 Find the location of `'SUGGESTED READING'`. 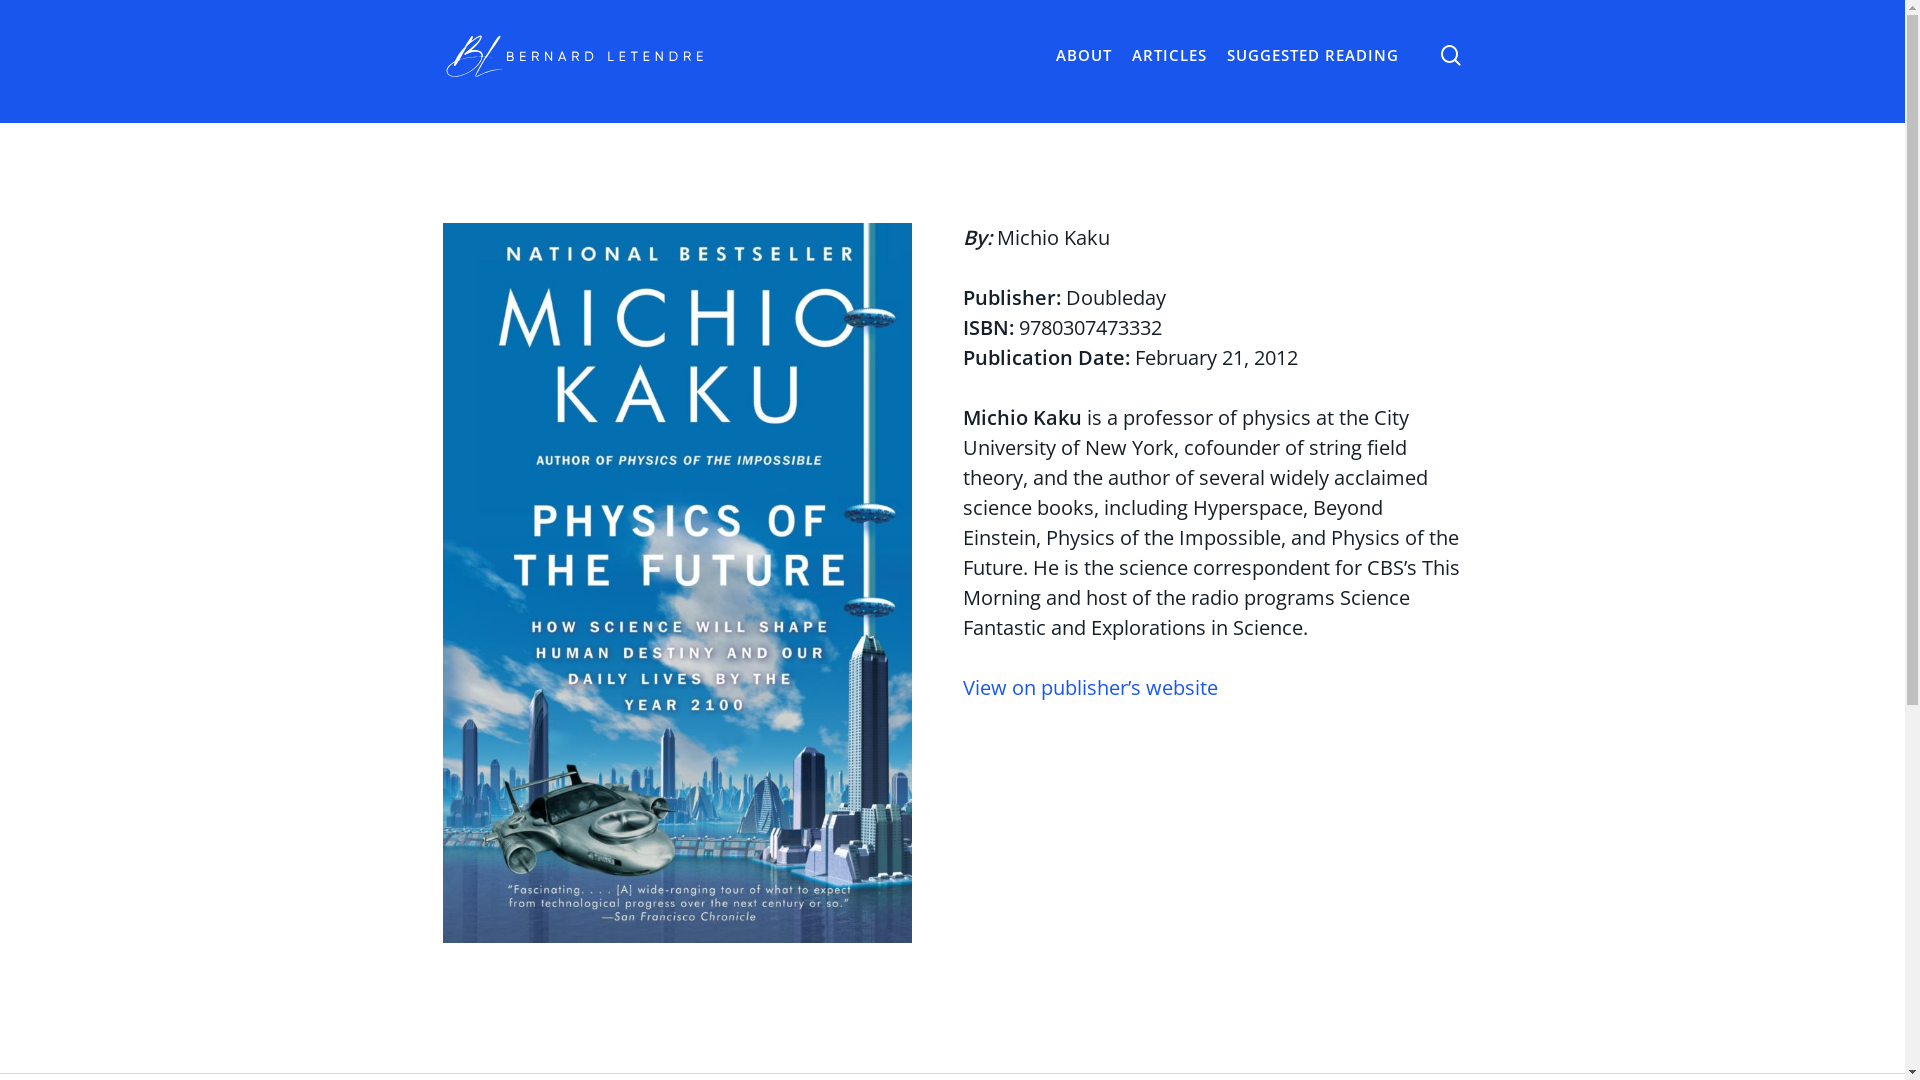

'SUGGESTED READING' is located at coordinates (1224, 53).